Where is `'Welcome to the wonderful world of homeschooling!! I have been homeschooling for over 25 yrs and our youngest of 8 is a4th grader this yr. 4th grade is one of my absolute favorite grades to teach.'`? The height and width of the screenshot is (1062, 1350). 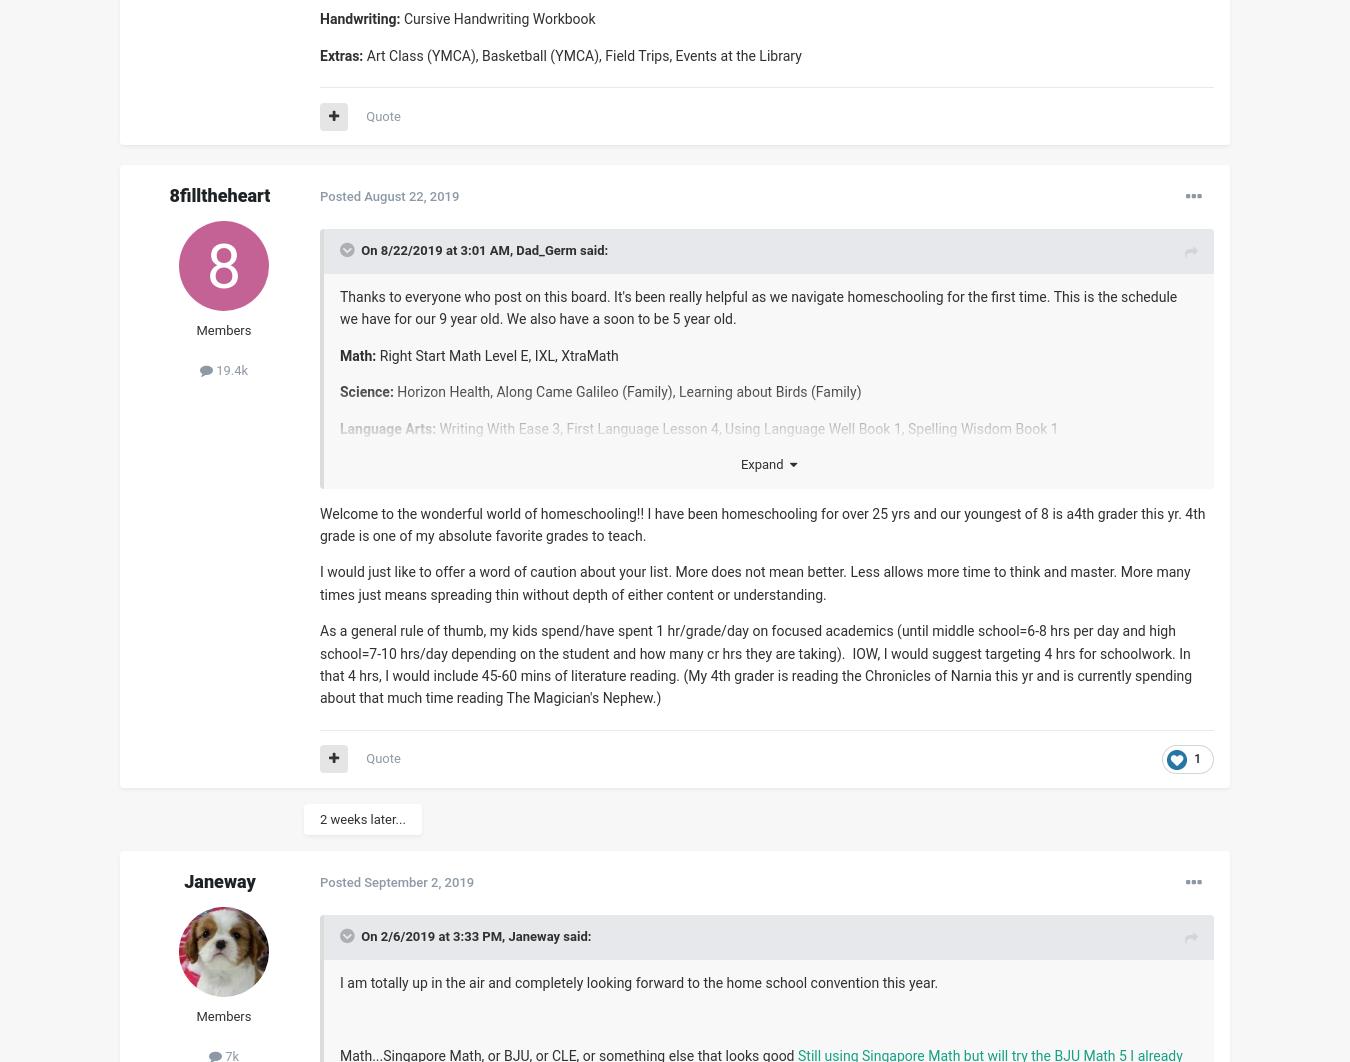
'Welcome to the wonderful world of homeschooling!! I have been homeschooling for over 25 yrs and our youngest of 8 is a4th grader this yr. 4th grade is one of my absolute favorite grades to teach.' is located at coordinates (318, 523).